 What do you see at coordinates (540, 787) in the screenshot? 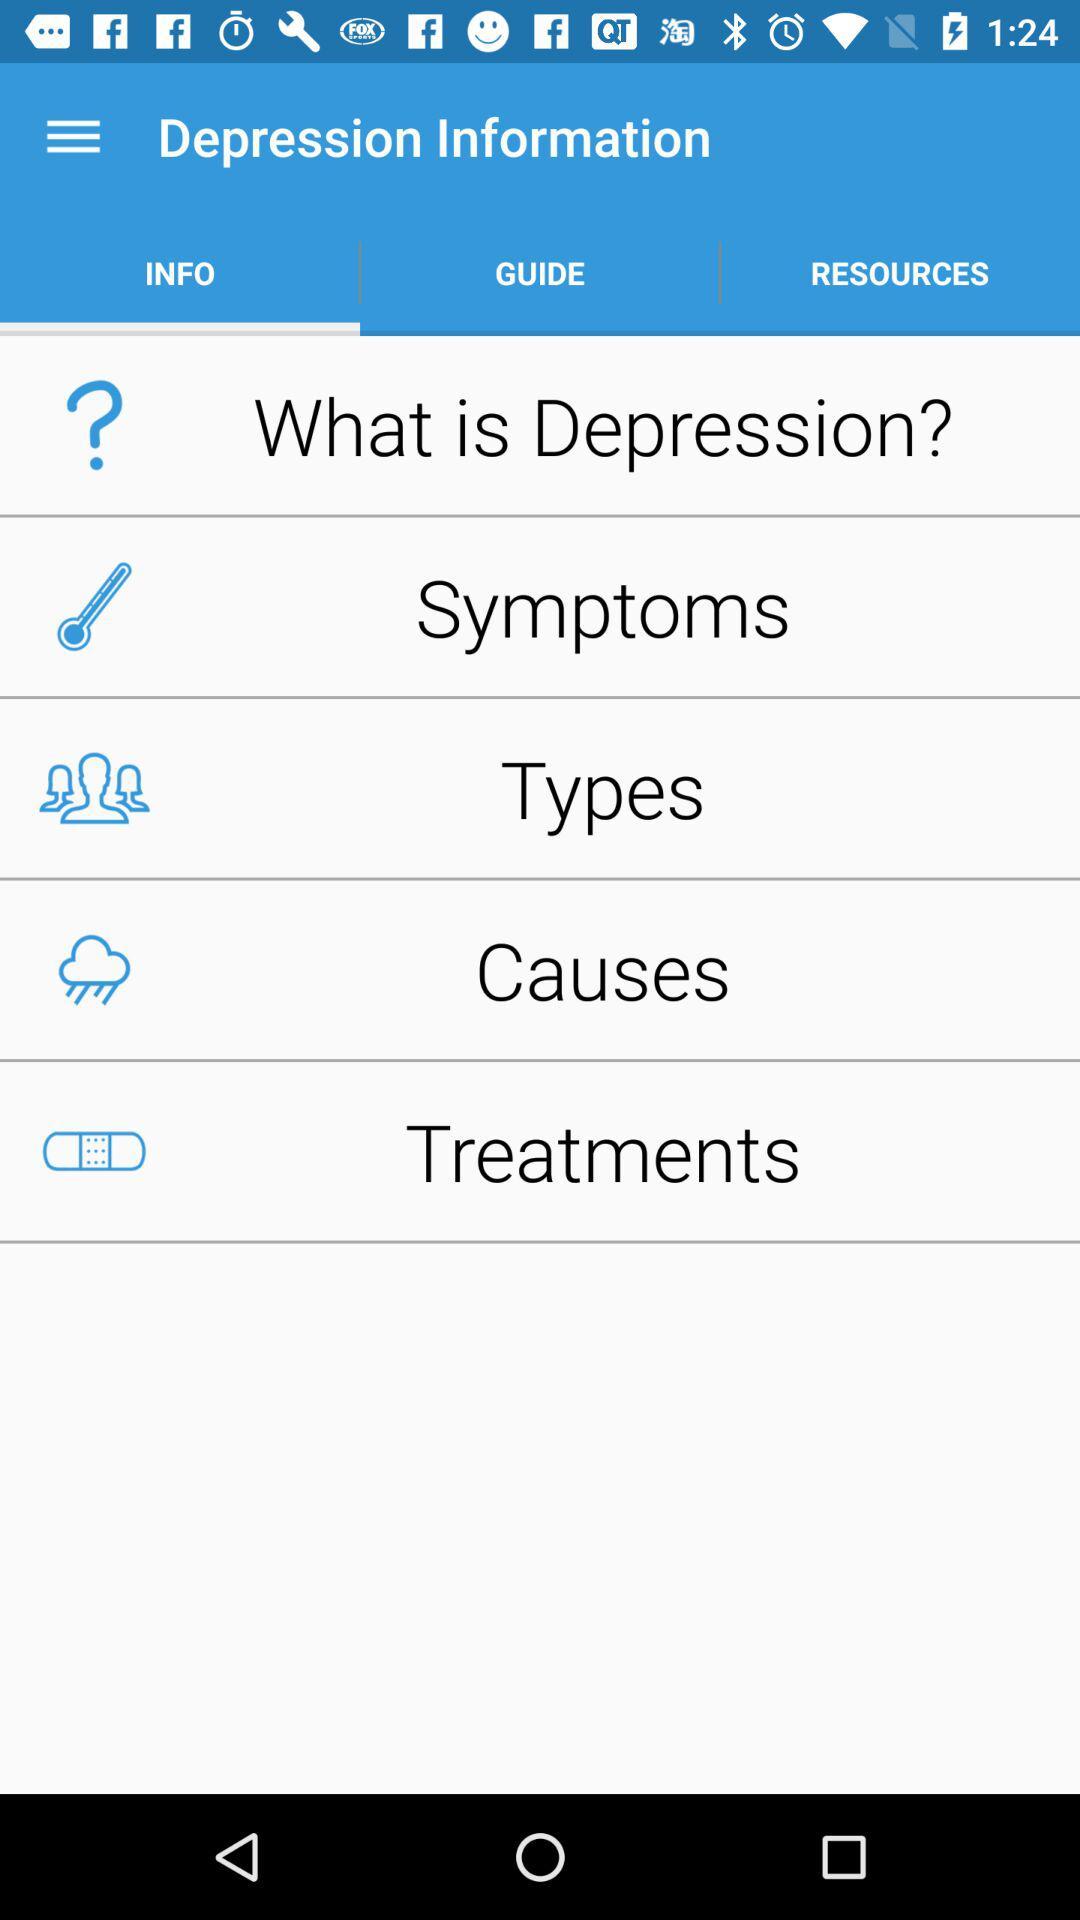
I see `the types icon` at bounding box center [540, 787].